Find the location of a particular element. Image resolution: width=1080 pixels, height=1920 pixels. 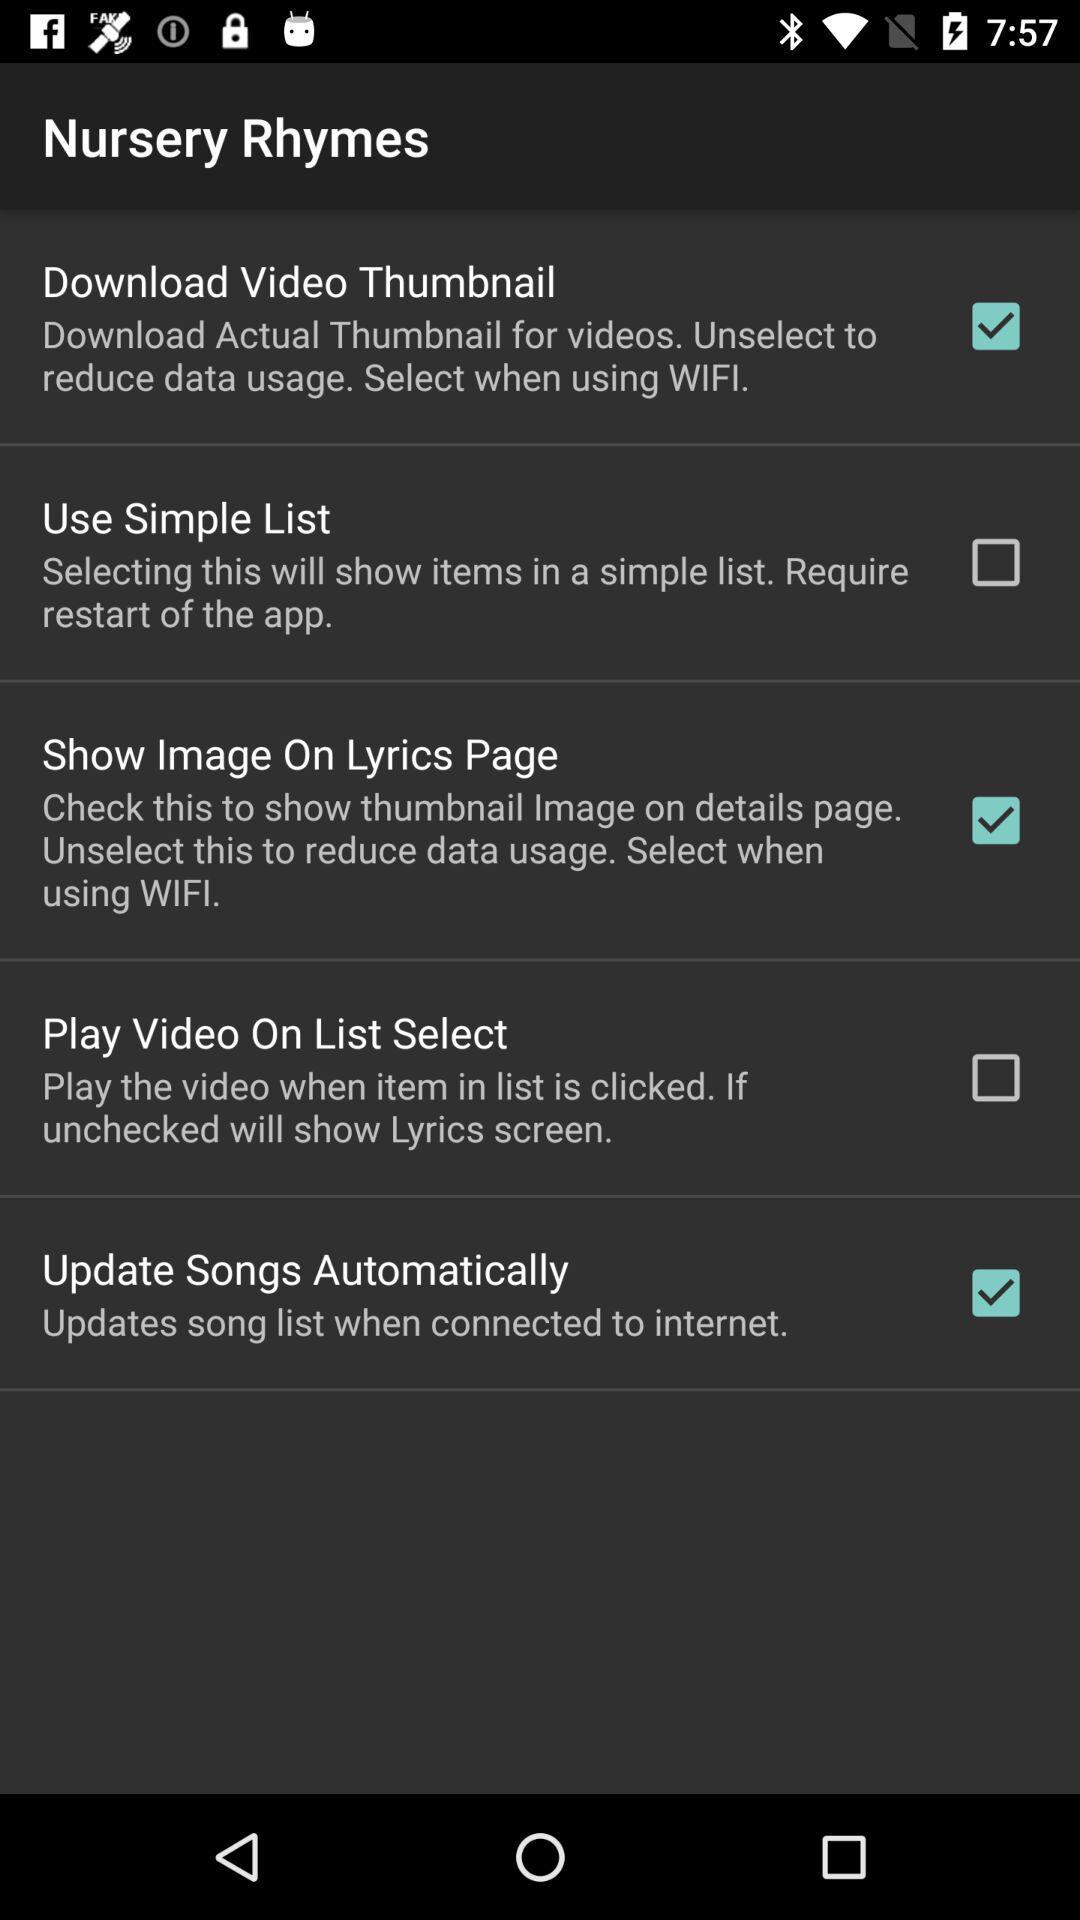

icon below update songs automatically item is located at coordinates (414, 1321).